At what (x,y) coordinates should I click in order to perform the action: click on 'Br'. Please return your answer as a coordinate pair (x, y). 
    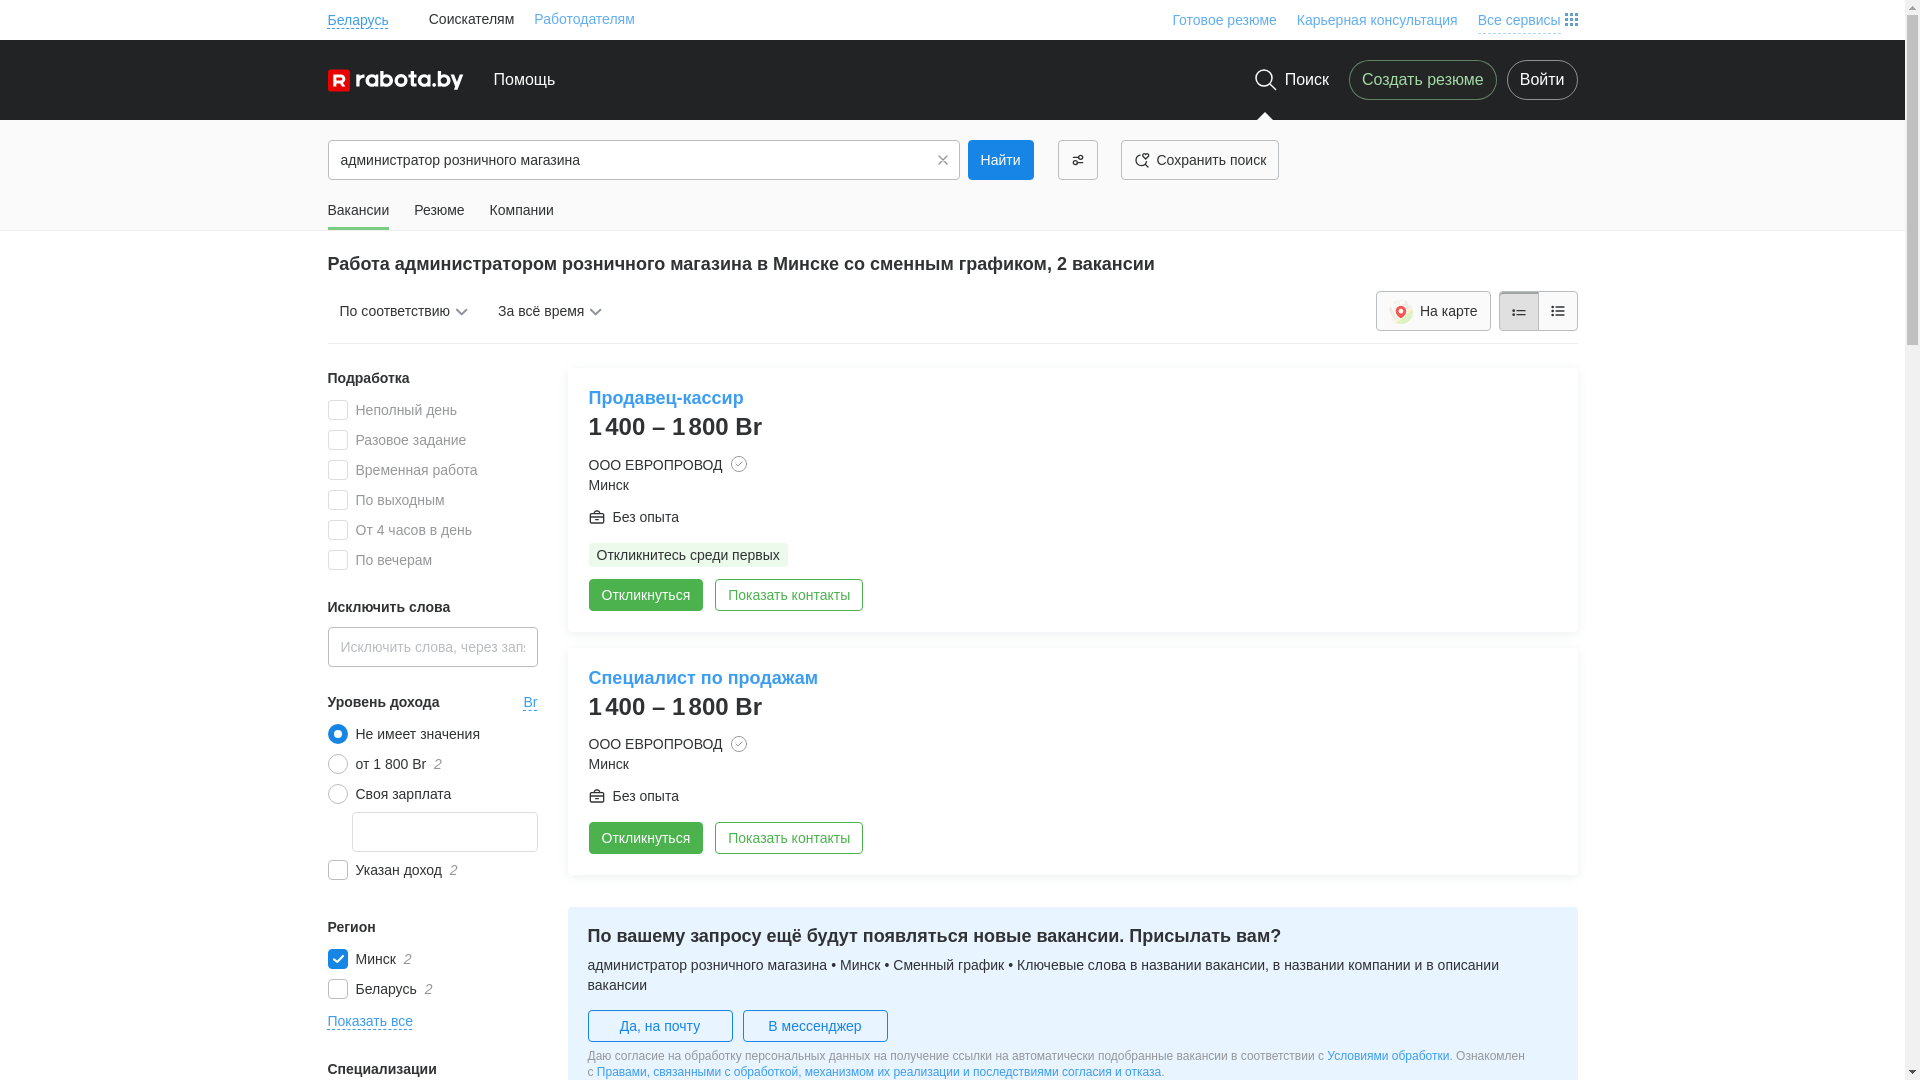
    Looking at the image, I should click on (531, 701).